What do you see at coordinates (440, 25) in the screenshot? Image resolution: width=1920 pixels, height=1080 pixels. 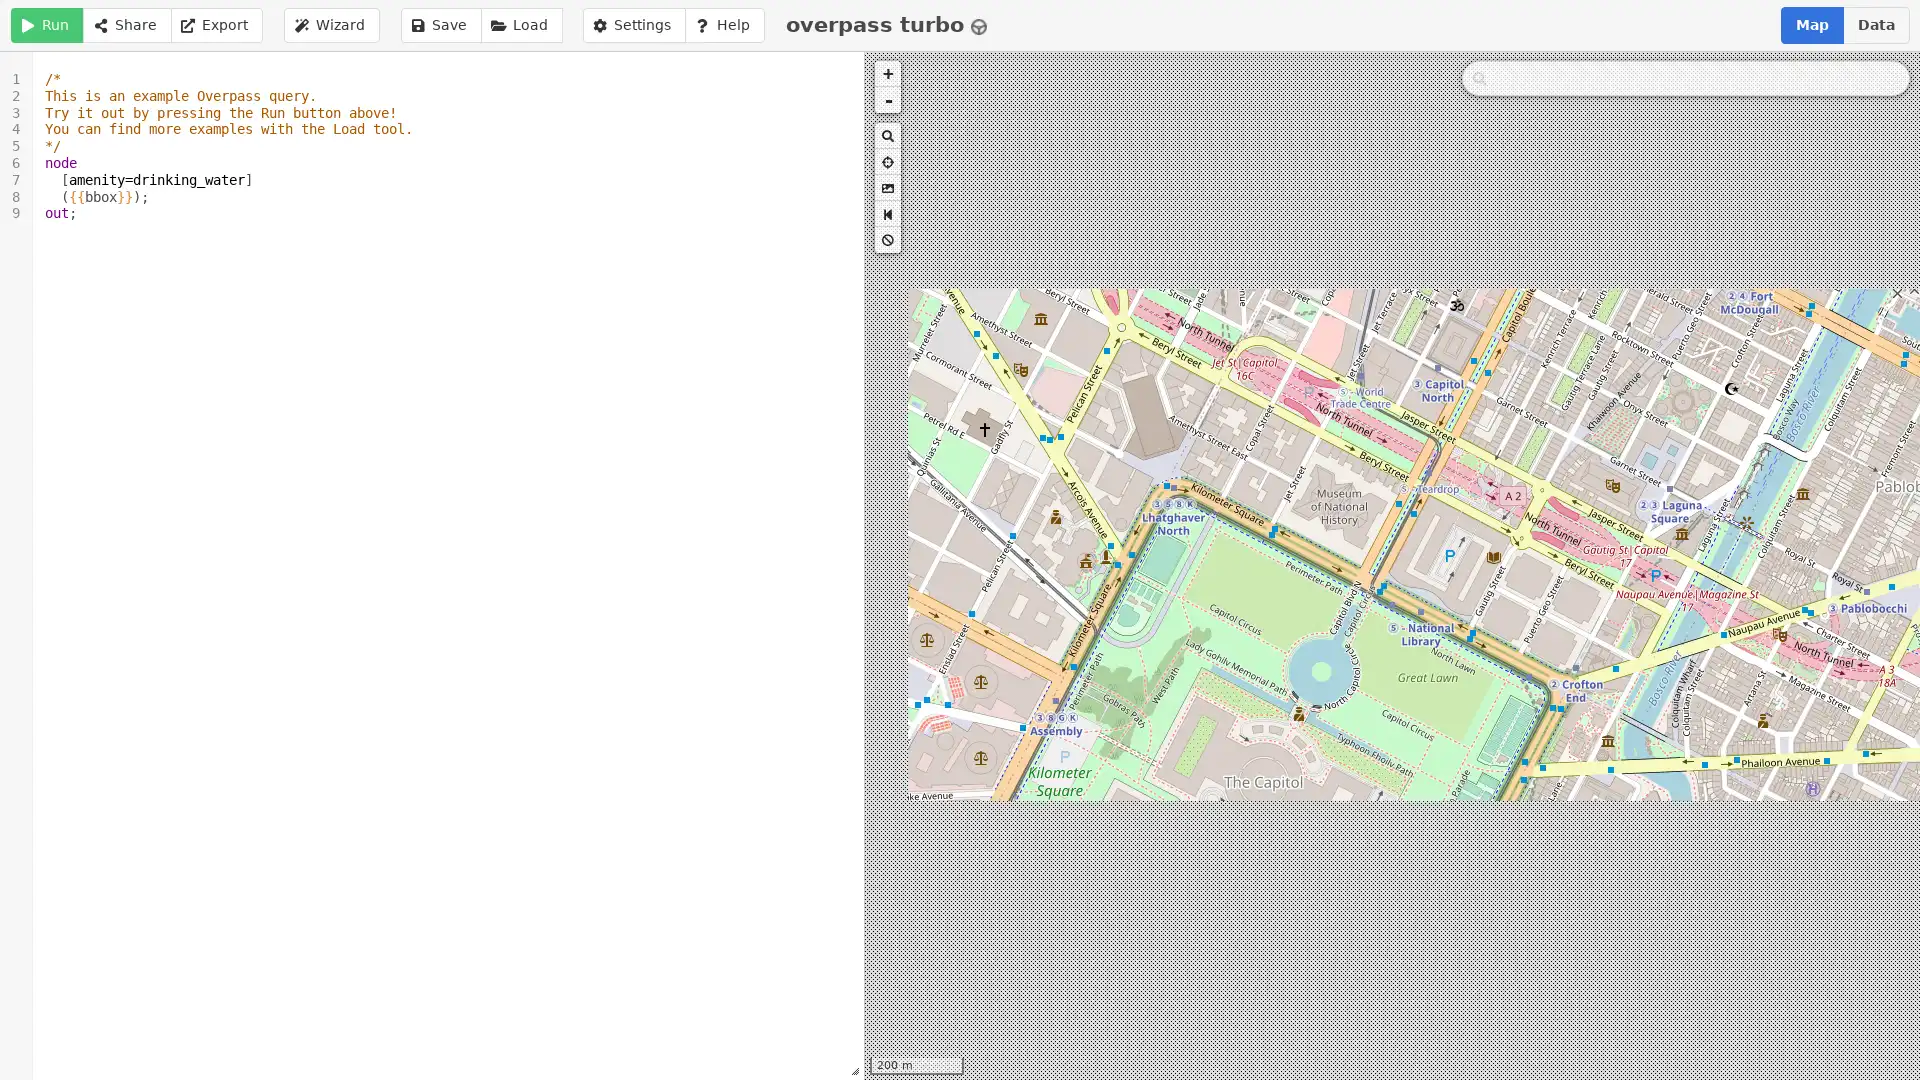 I see `Save` at bounding box center [440, 25].